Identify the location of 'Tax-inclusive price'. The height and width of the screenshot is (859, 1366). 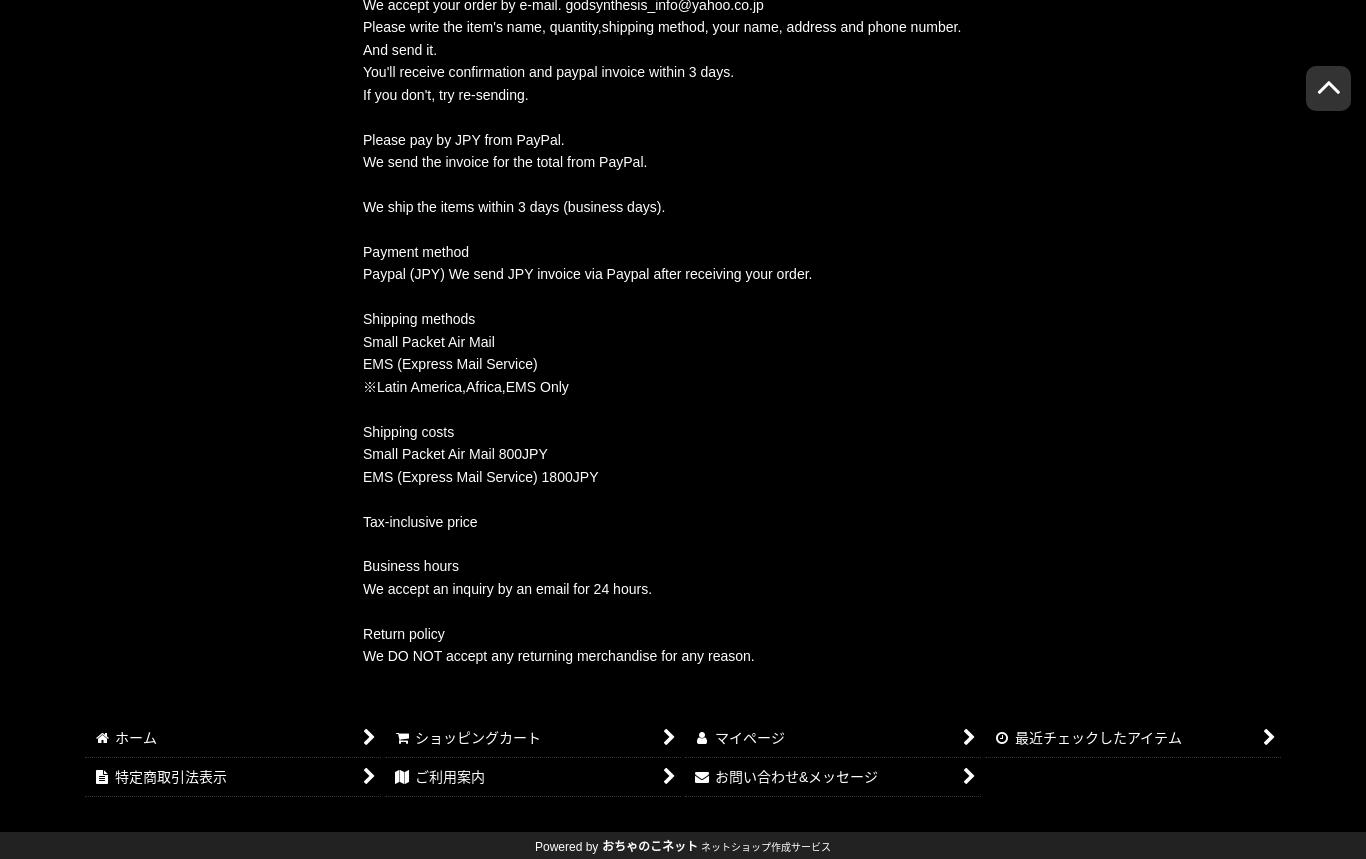
(419, 520).